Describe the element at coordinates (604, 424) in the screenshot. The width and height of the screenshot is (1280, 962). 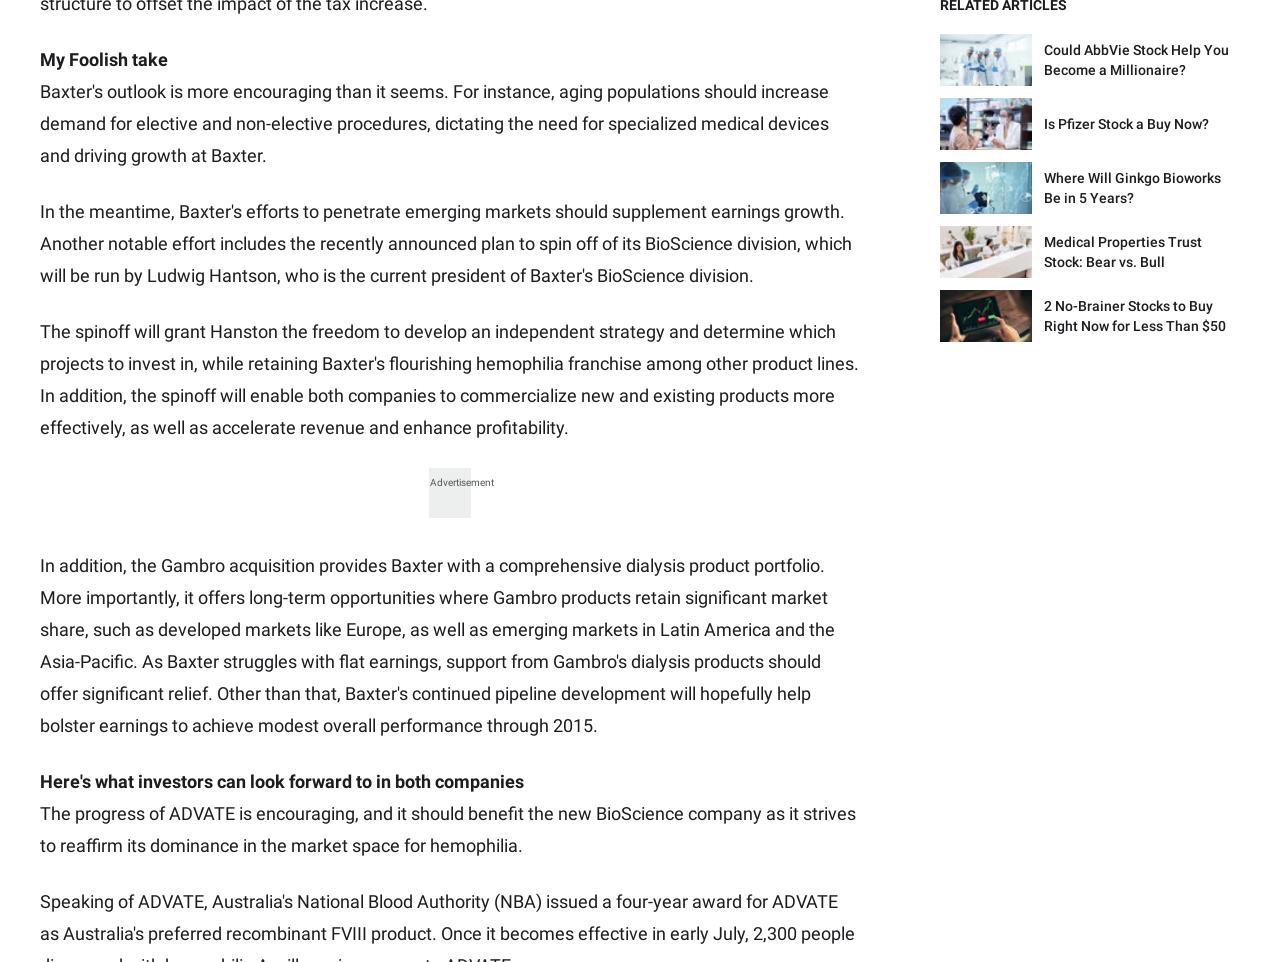
I see `'Rule Your Retirement'` at that location.